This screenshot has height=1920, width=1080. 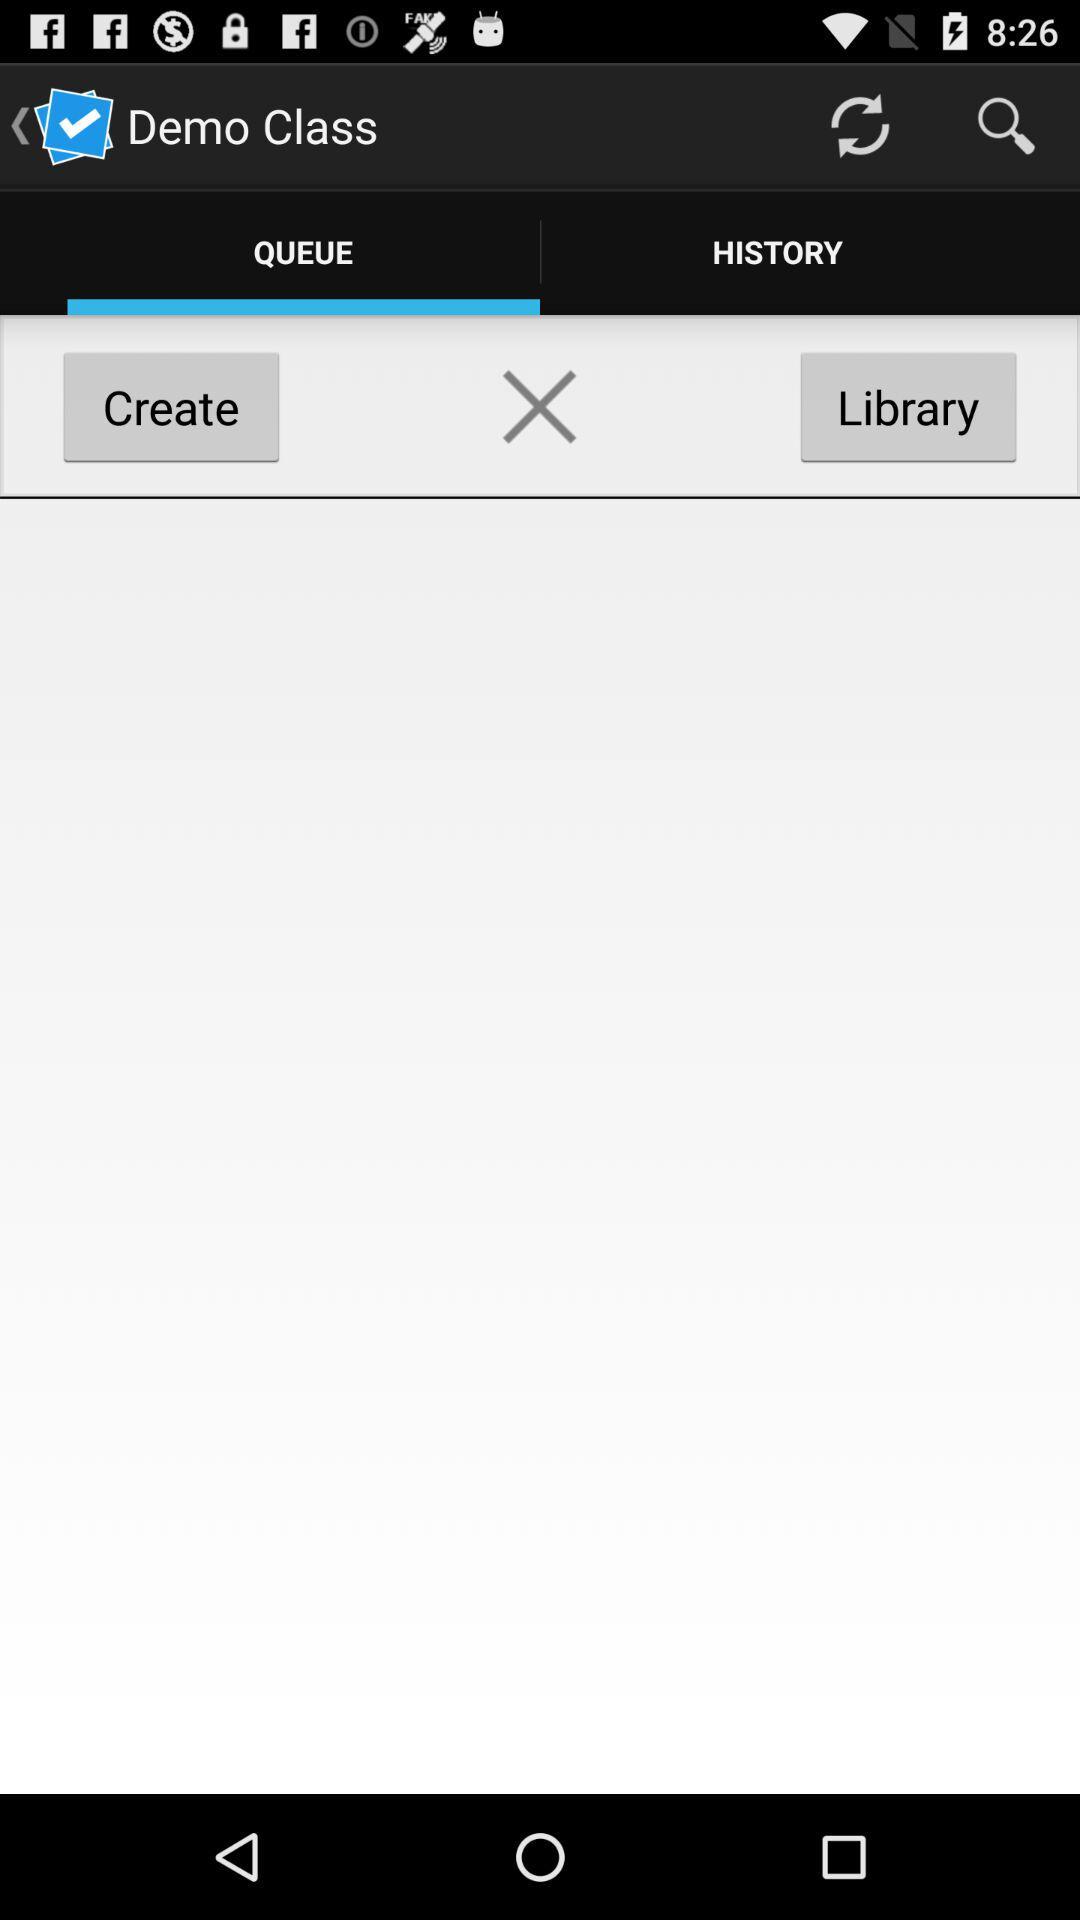 What do you see at coordinates (538, 405) in the screenshot?
I see `delete` at bounding box center [538, 405].